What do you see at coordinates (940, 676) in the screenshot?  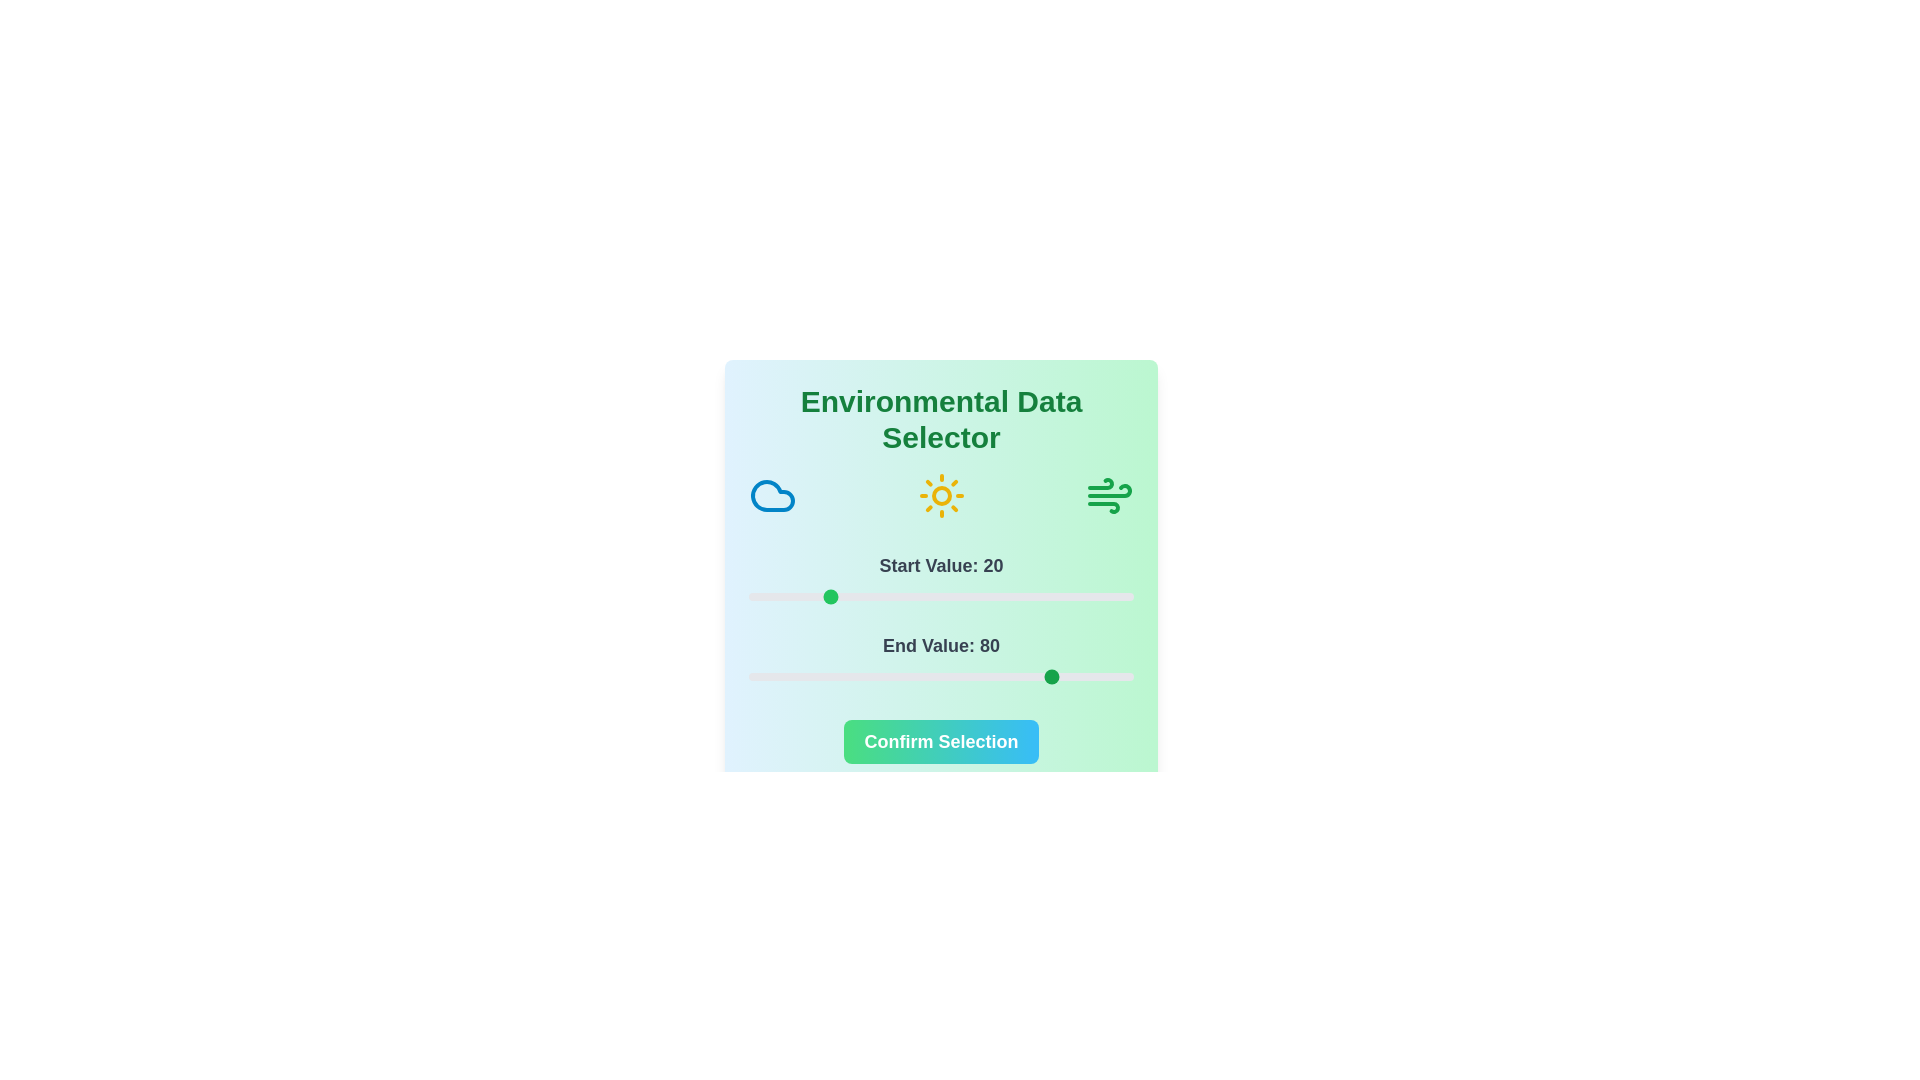 I see `the green thumb control of the horizontal range slider located below 'End Value: 80'` at bounding box center [940, 676].